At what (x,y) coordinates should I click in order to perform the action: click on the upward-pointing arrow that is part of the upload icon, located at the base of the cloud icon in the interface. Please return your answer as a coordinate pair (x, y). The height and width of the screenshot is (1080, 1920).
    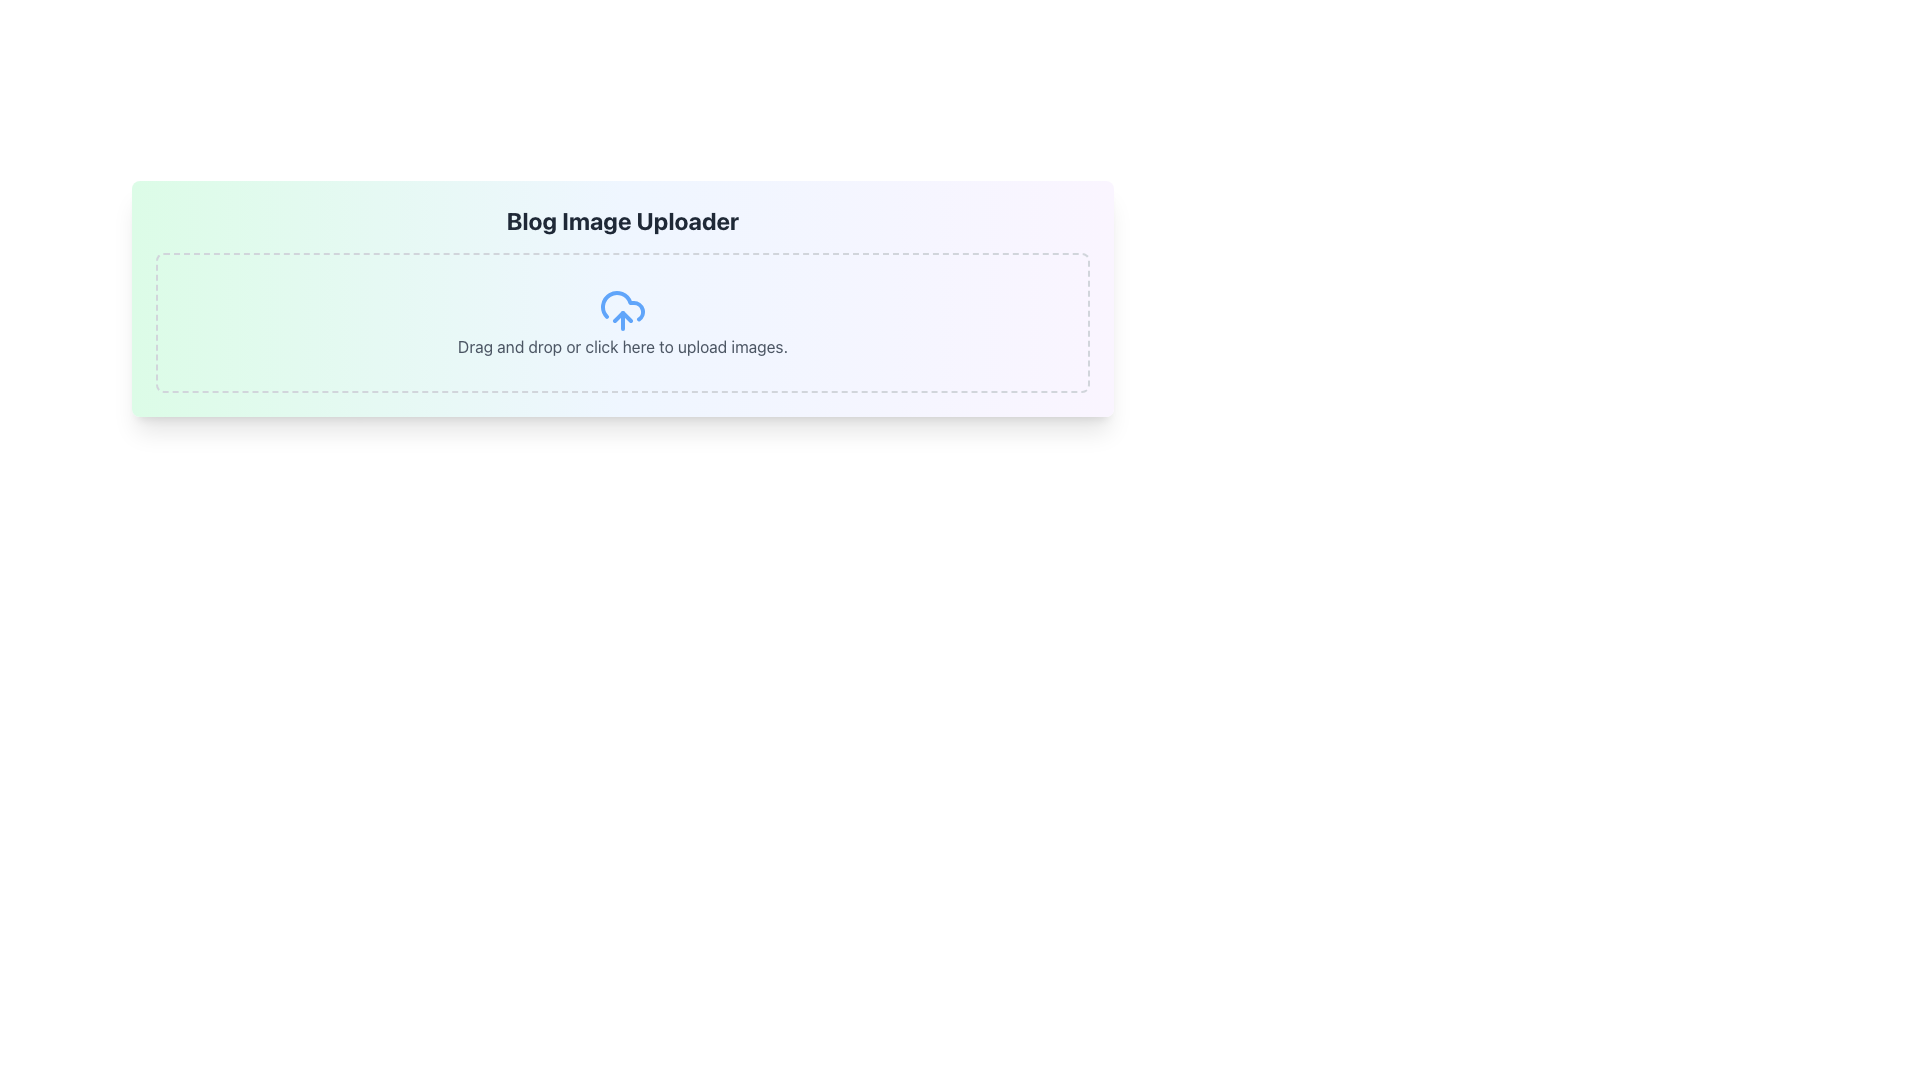
    Looking at the image, I should click on (622, 315).